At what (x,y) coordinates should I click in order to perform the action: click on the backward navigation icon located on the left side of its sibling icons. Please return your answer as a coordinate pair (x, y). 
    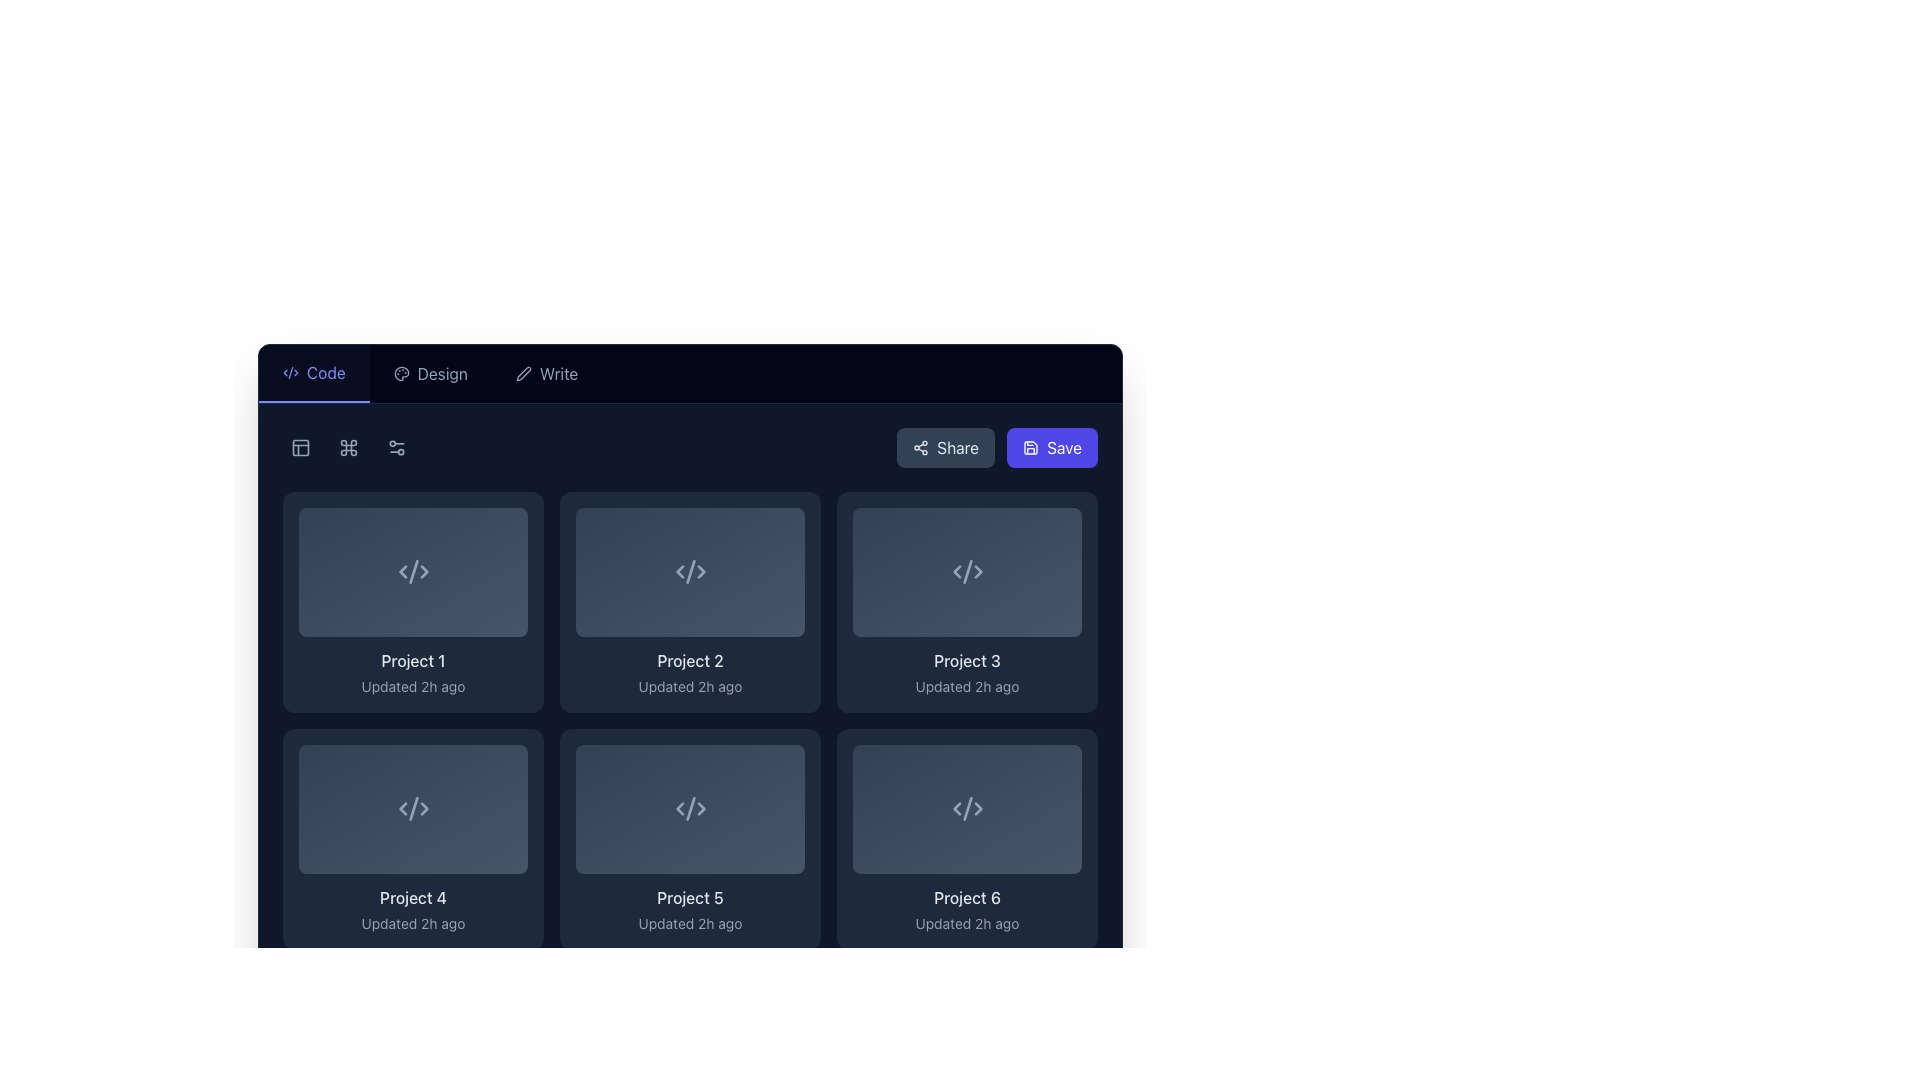
    Looking at the image, I should click on (401, 808).